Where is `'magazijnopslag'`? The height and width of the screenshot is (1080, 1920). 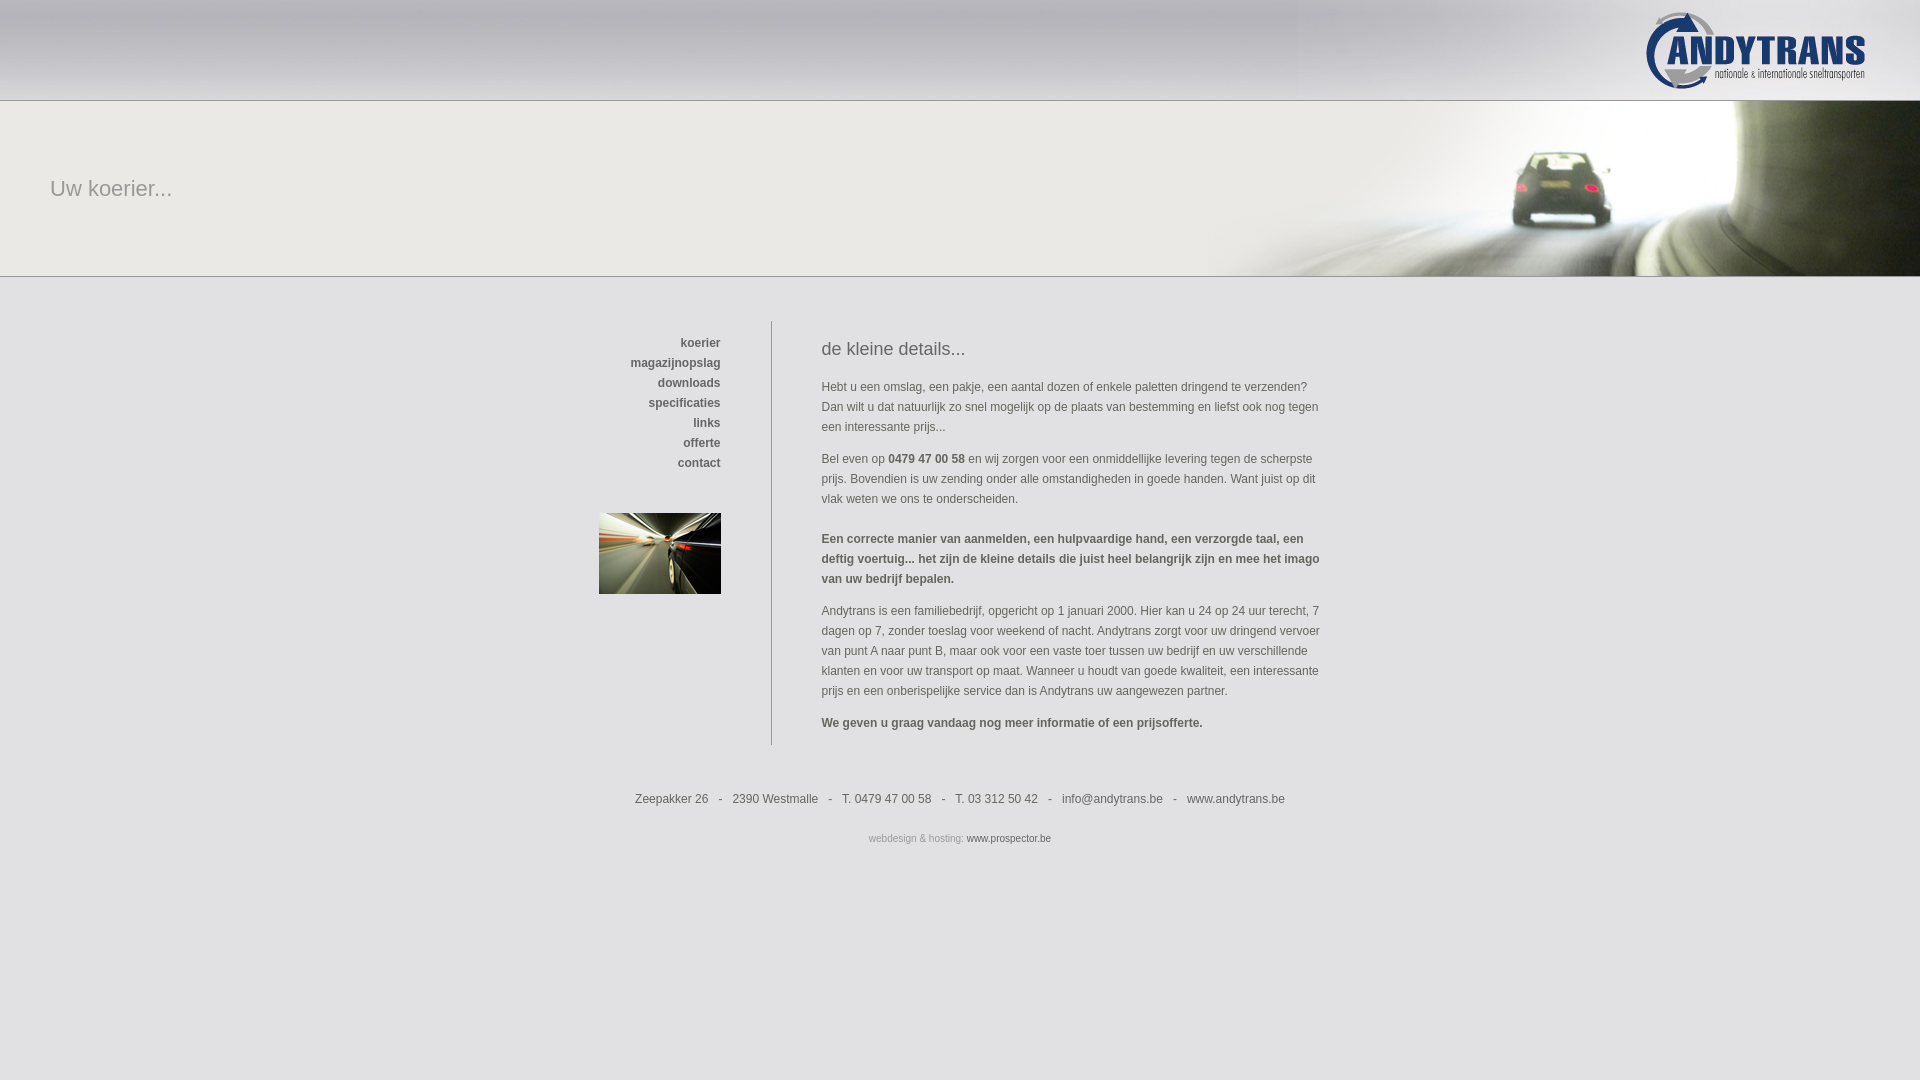
'magazijnopslag' is located at coordinates (675, 373).